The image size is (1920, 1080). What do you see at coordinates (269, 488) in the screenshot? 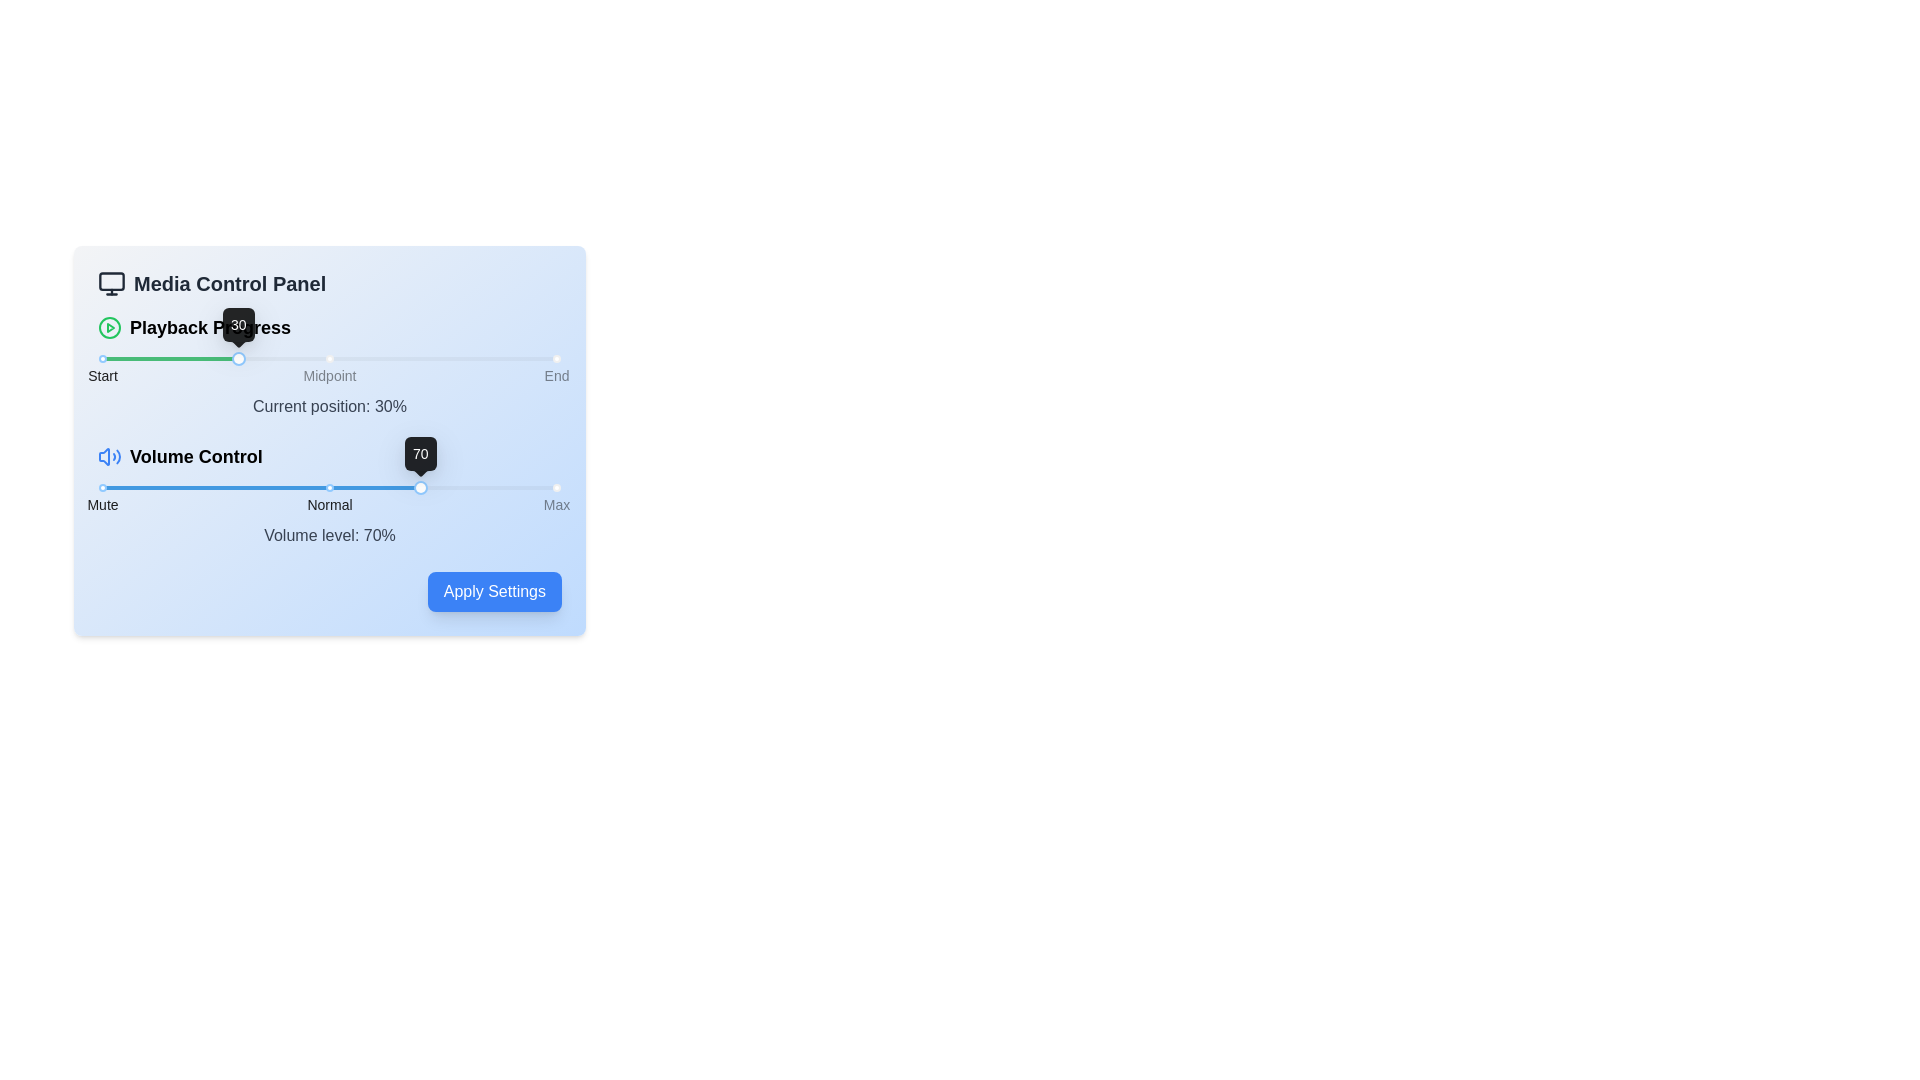
I see `the slider` at bounding box center [269, 488].